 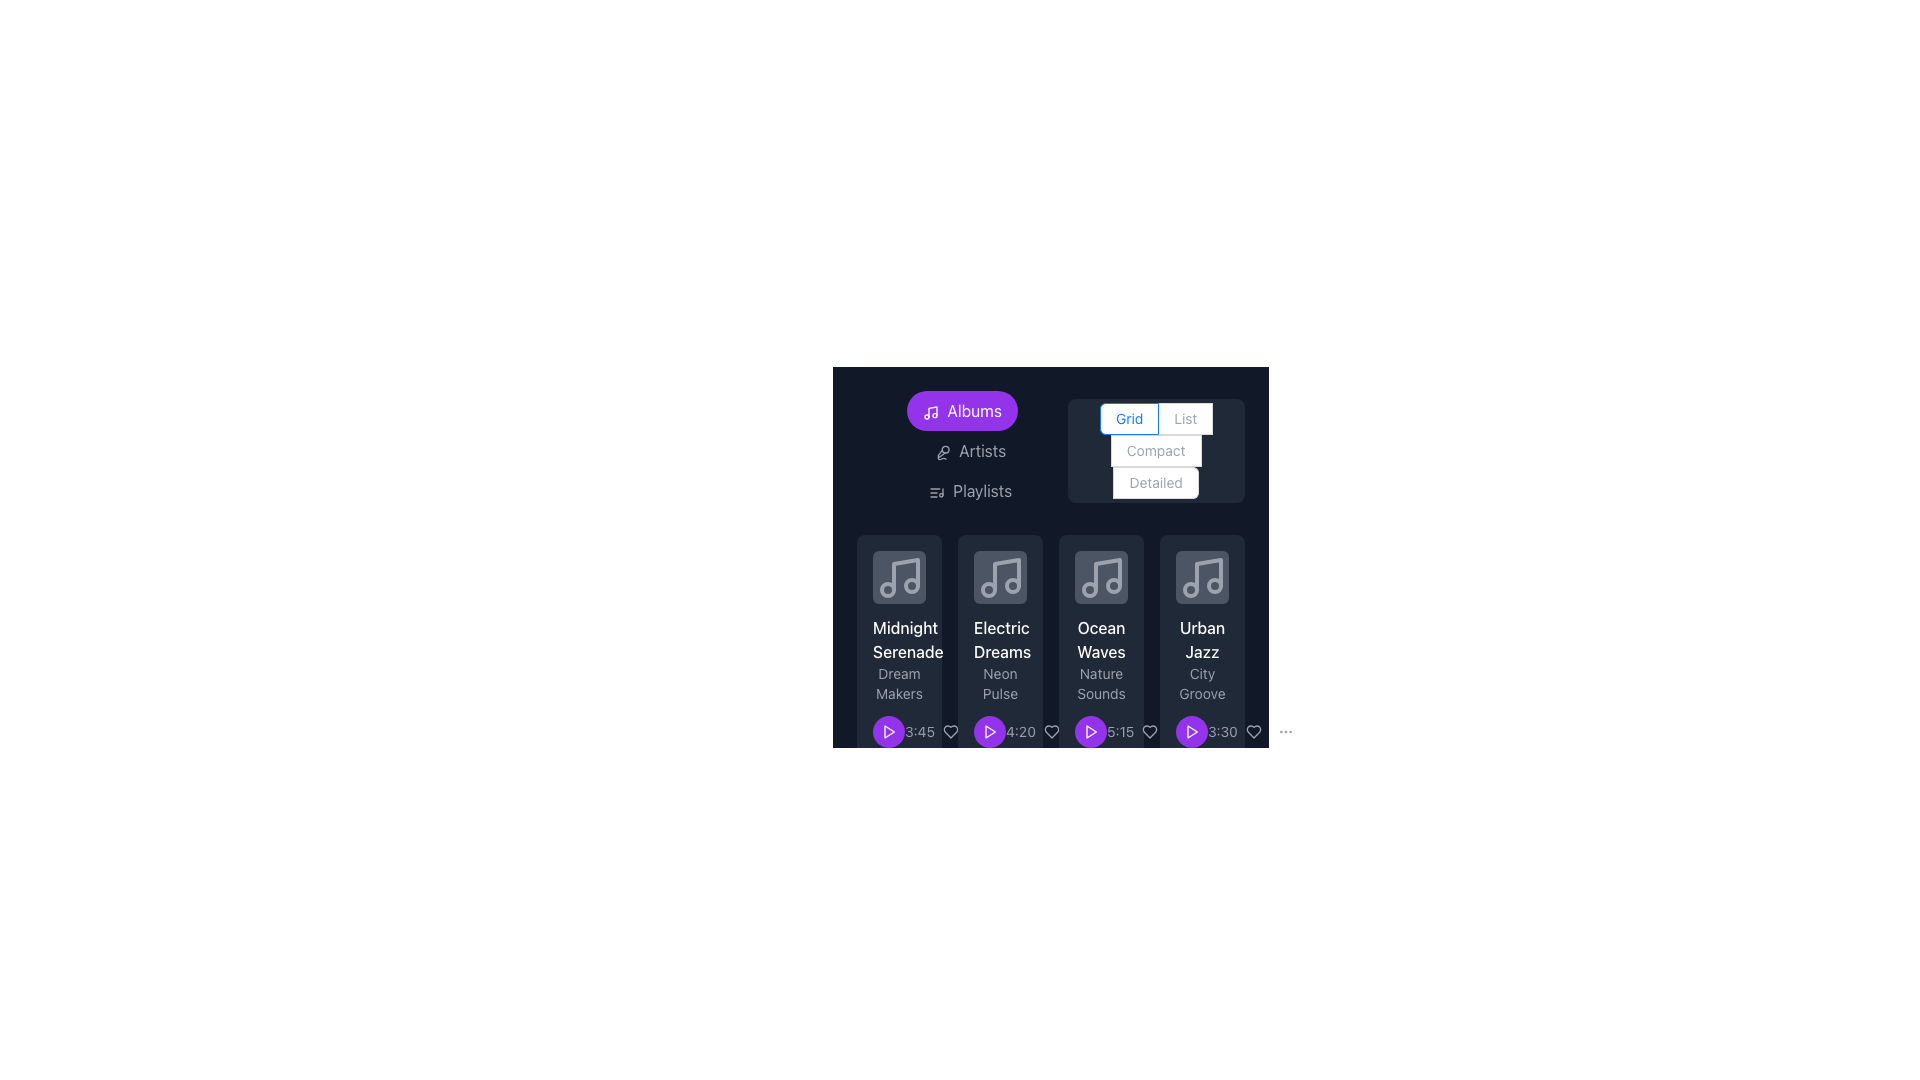 I want to click on the 'List' radio button, so click(x=1185, y=418).